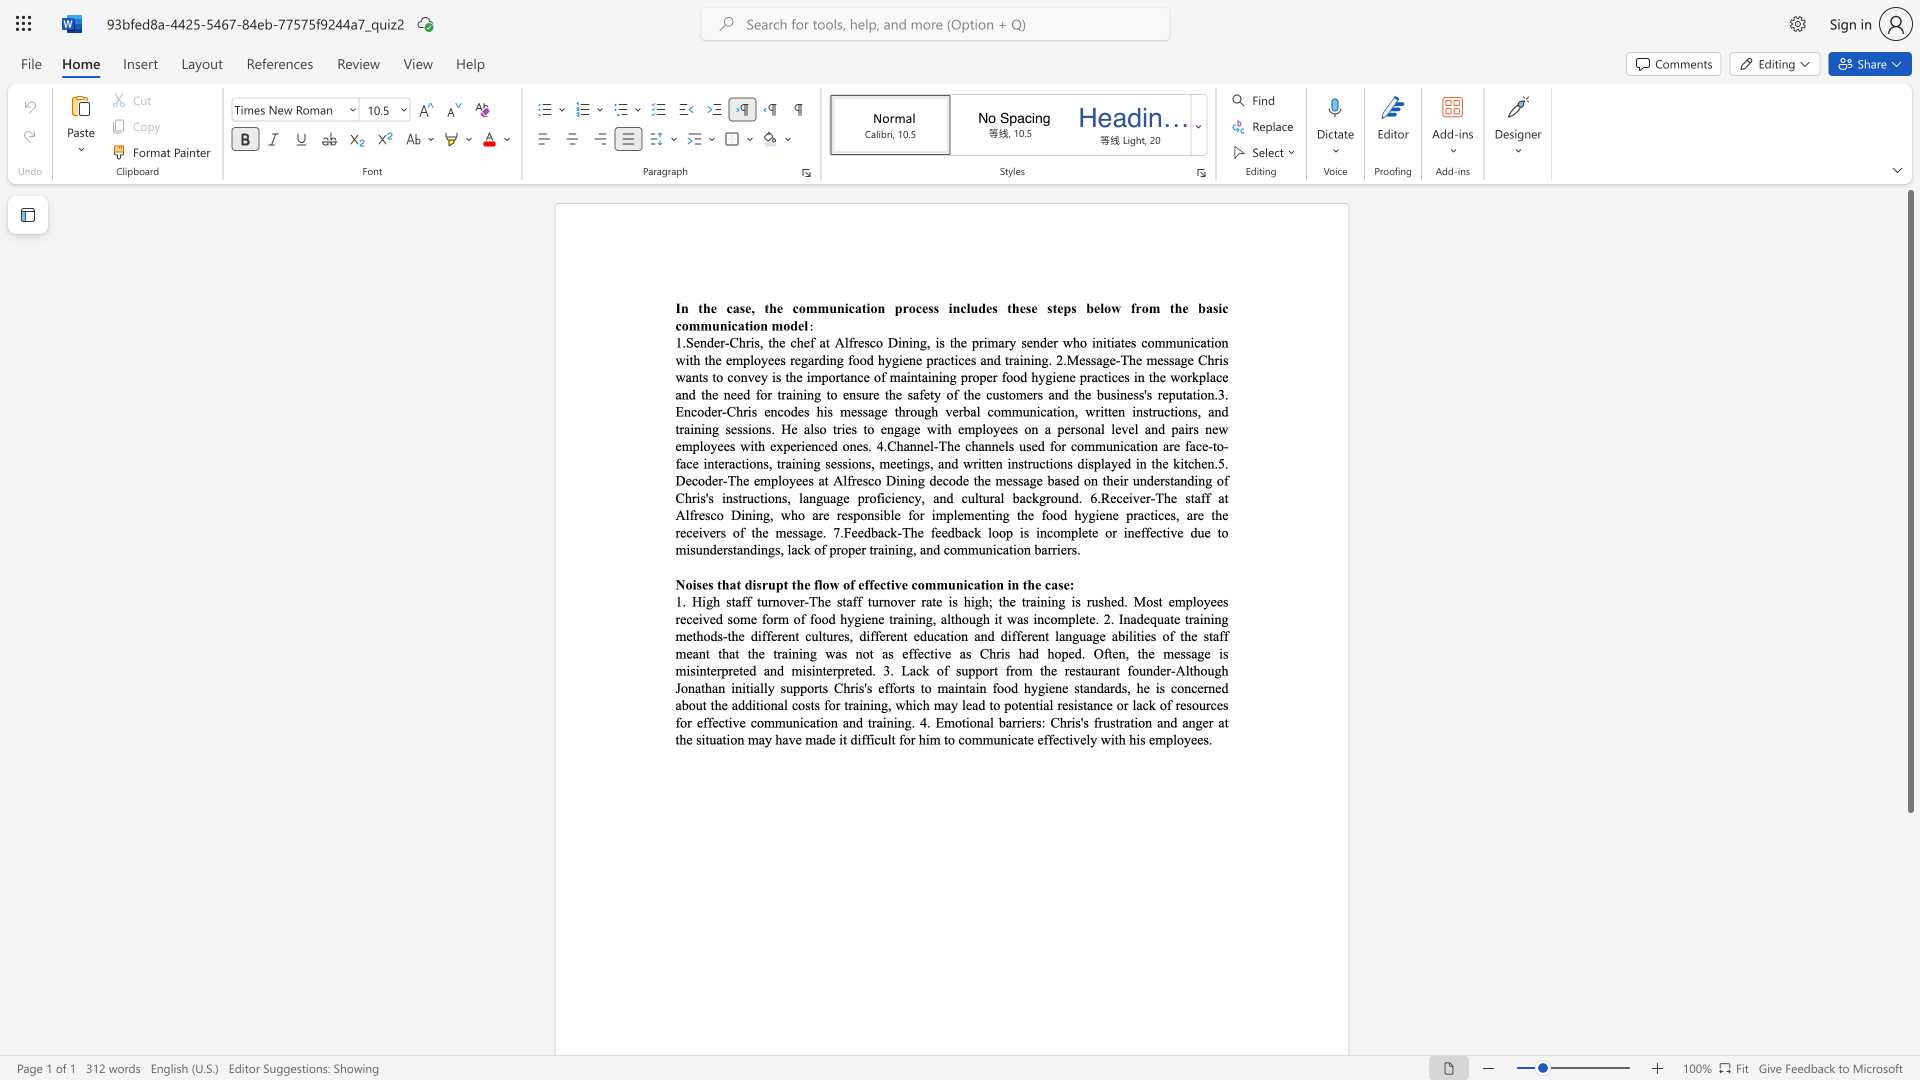 Image resolution: width=1920 pixels, height=1080 pixels. Describe the element at coordinates (1211, 341) in the screenshot. I see `the 2th character "i" in the text` at that location.